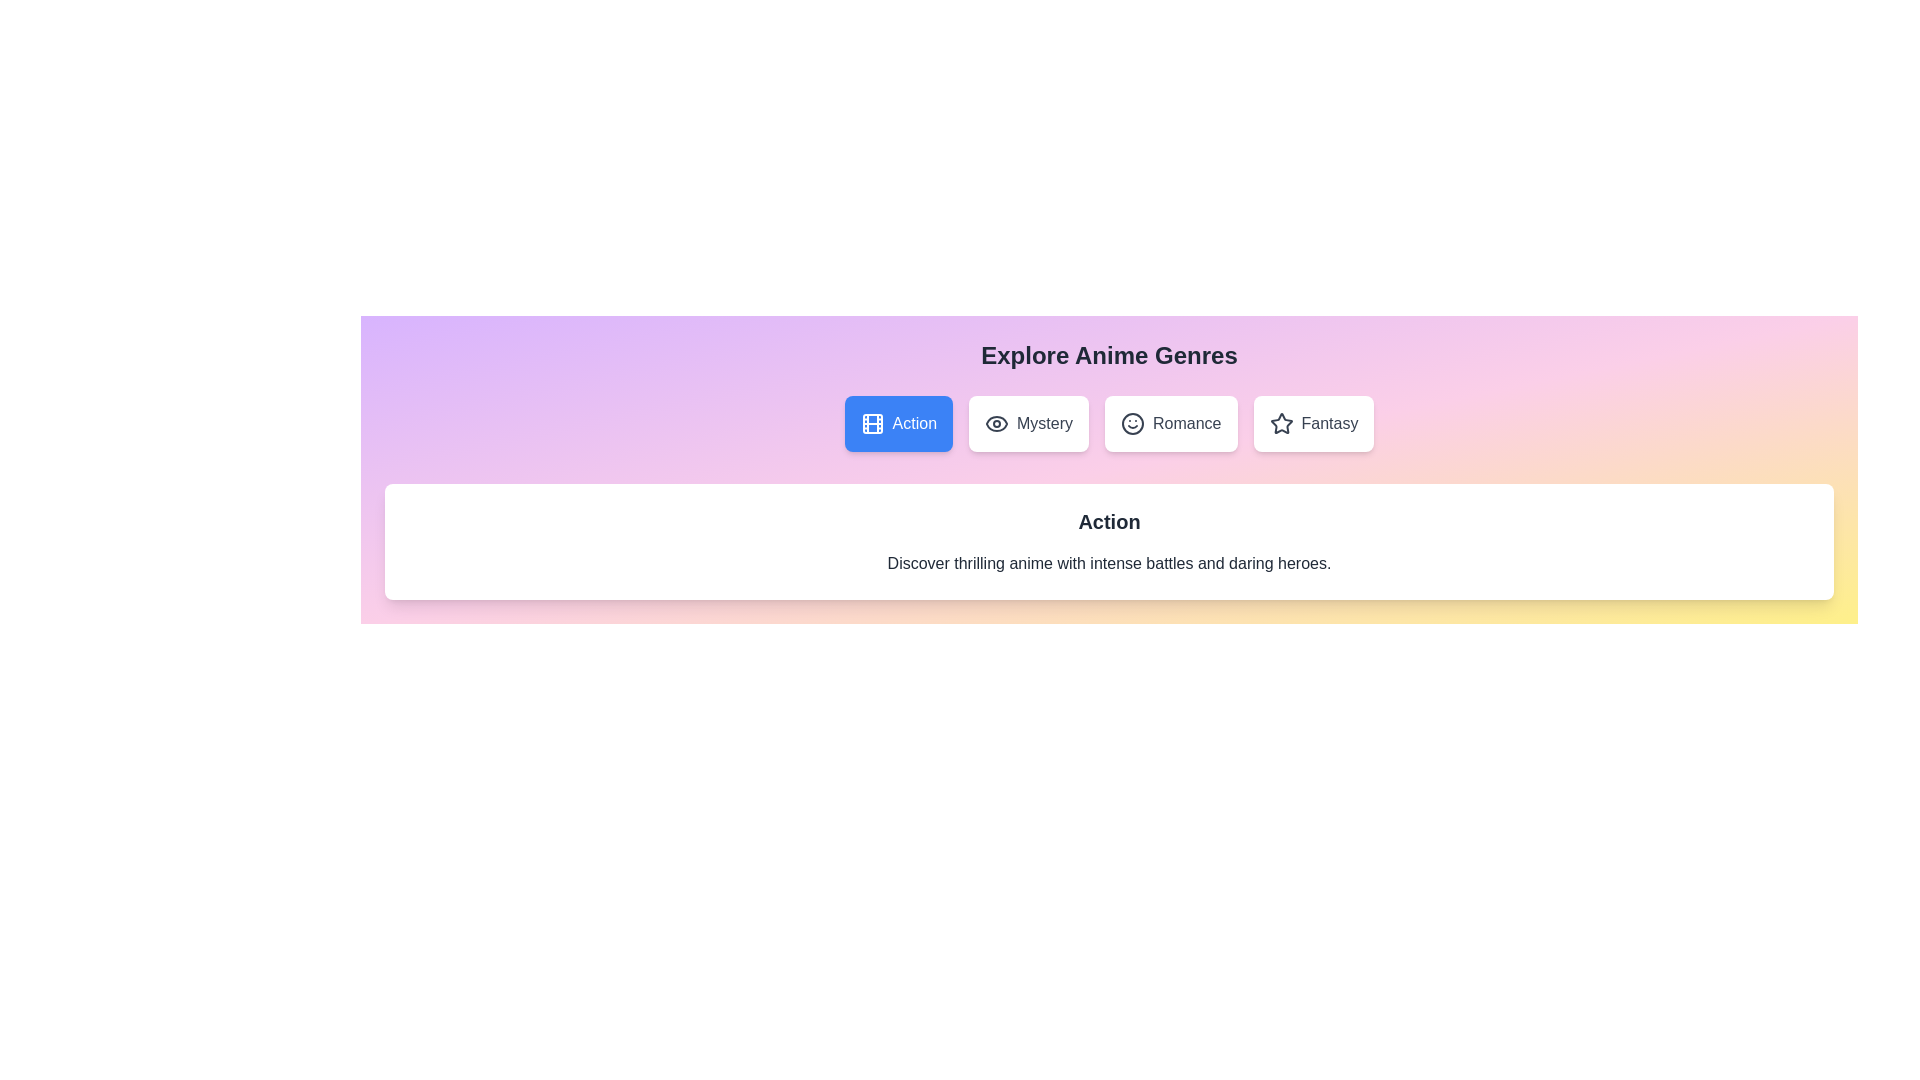 The height and width of the screenshot is (1080, 1920). What do you see at coordinates (1314, 423) in the screenshot?
I see `the Fantasy tab by clicking on it` at bounding box center [1314, 423].